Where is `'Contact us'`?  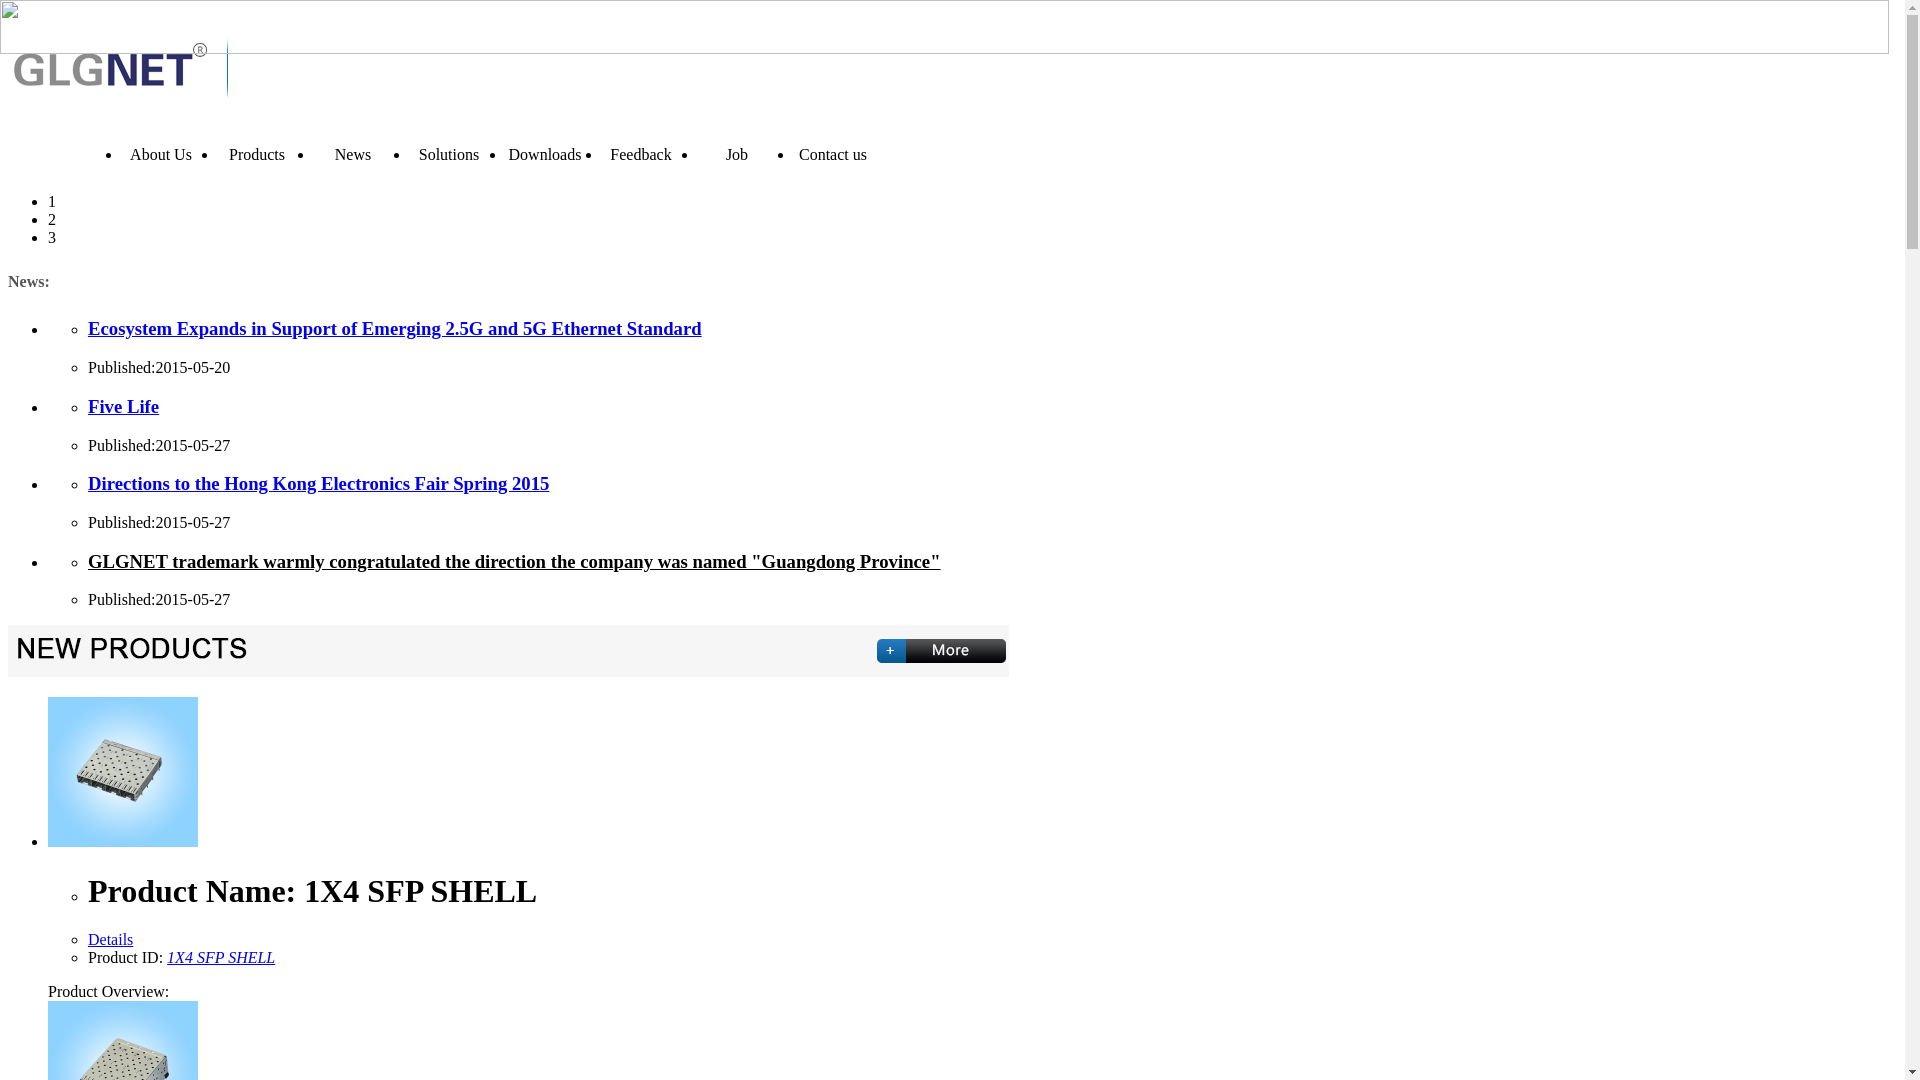
'Contact us' is located at coordinates (775, 153).